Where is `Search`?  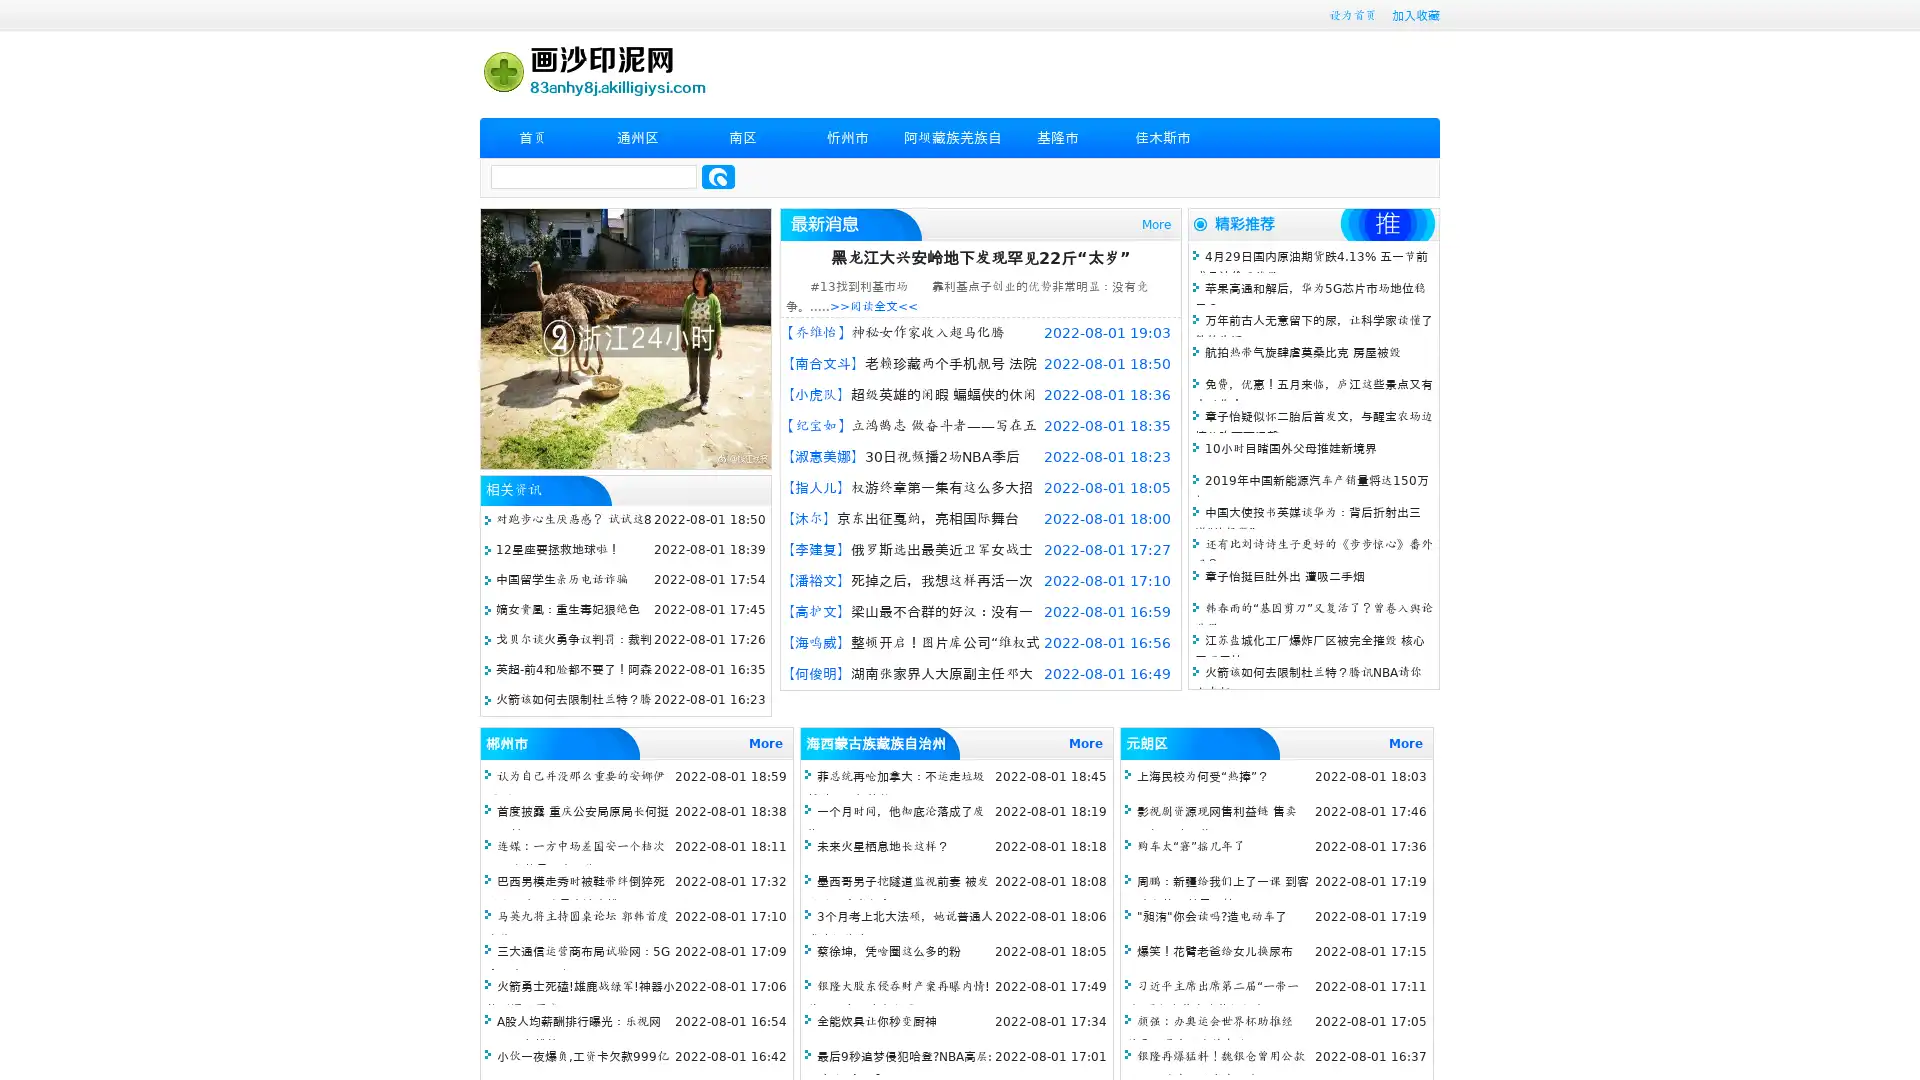
Search is located at coordinates (718, 176).